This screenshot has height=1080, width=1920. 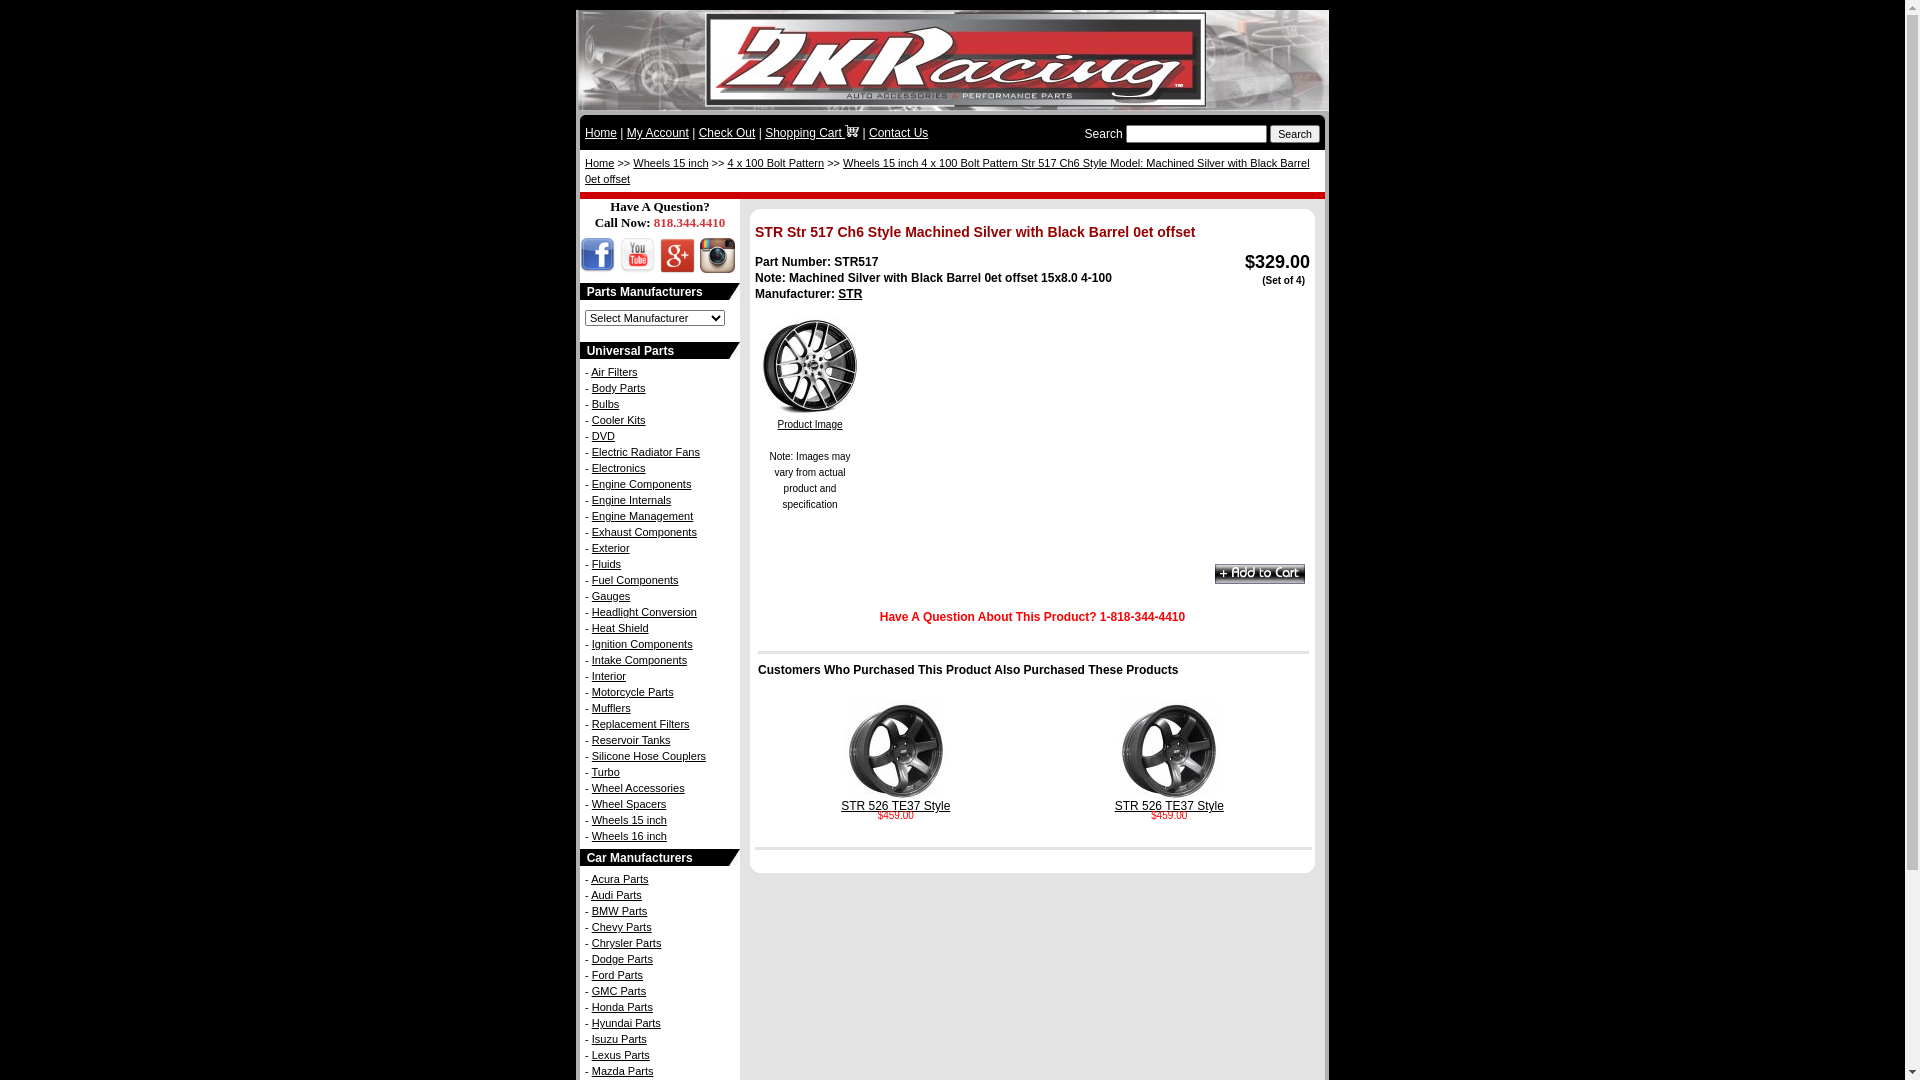 What do you see at coordinates (605, 563) in the screenshot?
I see `'Fluids'` at bounding box center [605, 563].